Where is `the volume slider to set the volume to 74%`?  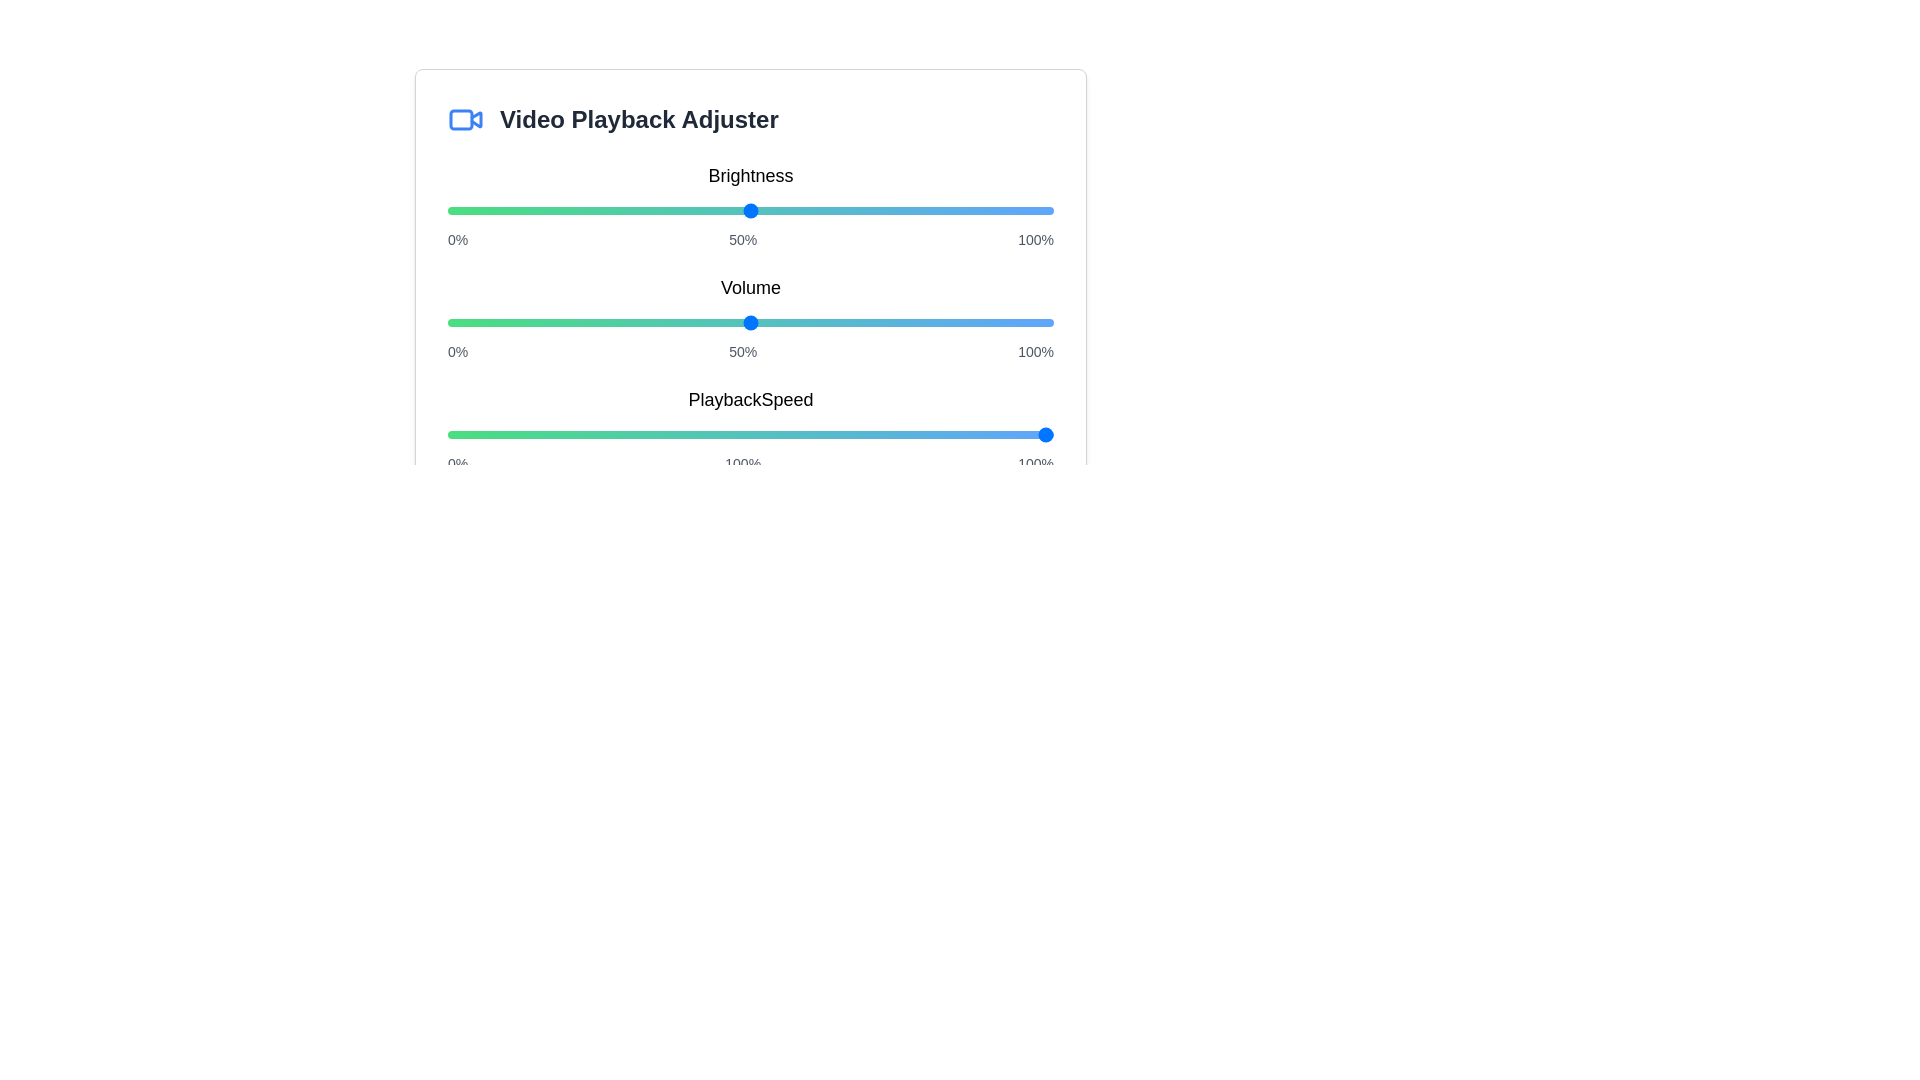
the volume slider to set the volume to 74% is located at coordinates (895, 322).